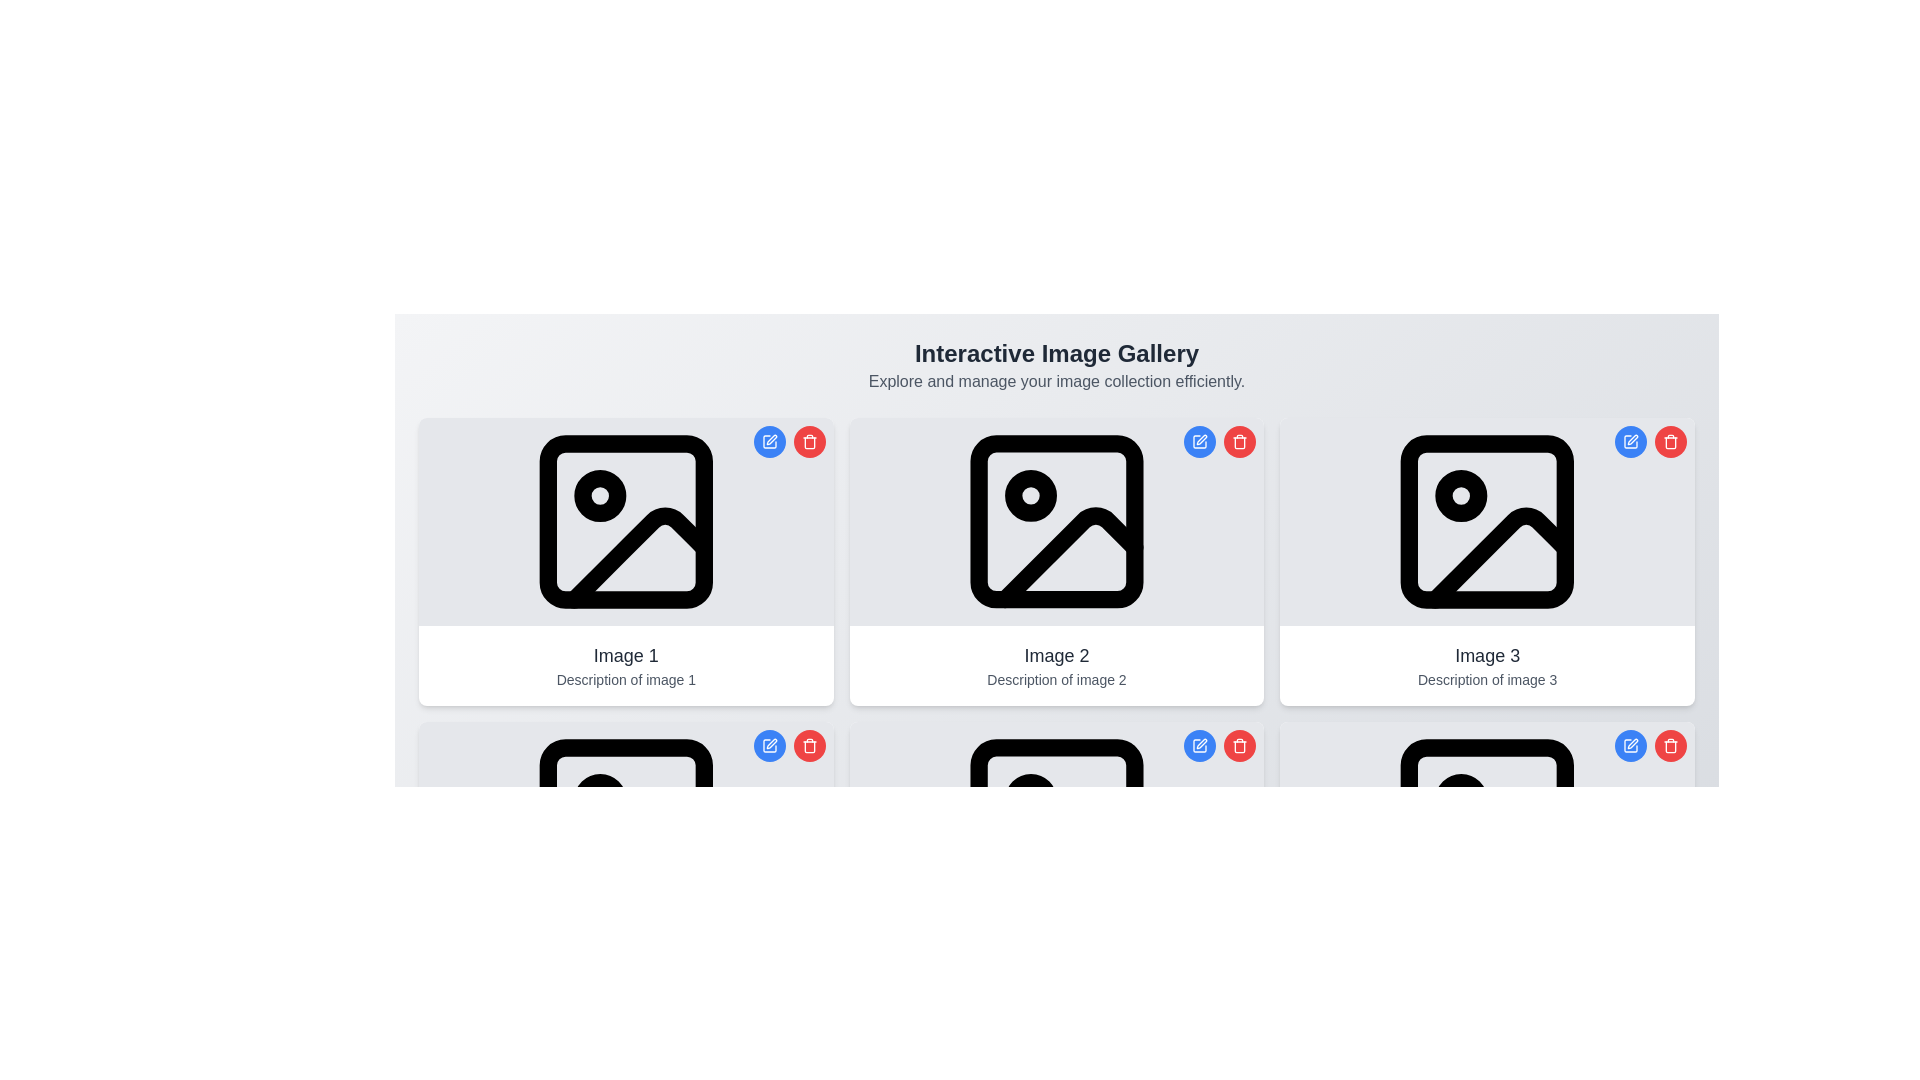 The height and width of the screenshot is (1080, 1920). I want to click on the pen icon within the blue circular button above the 'Image 3' card, so click(1631, 745).